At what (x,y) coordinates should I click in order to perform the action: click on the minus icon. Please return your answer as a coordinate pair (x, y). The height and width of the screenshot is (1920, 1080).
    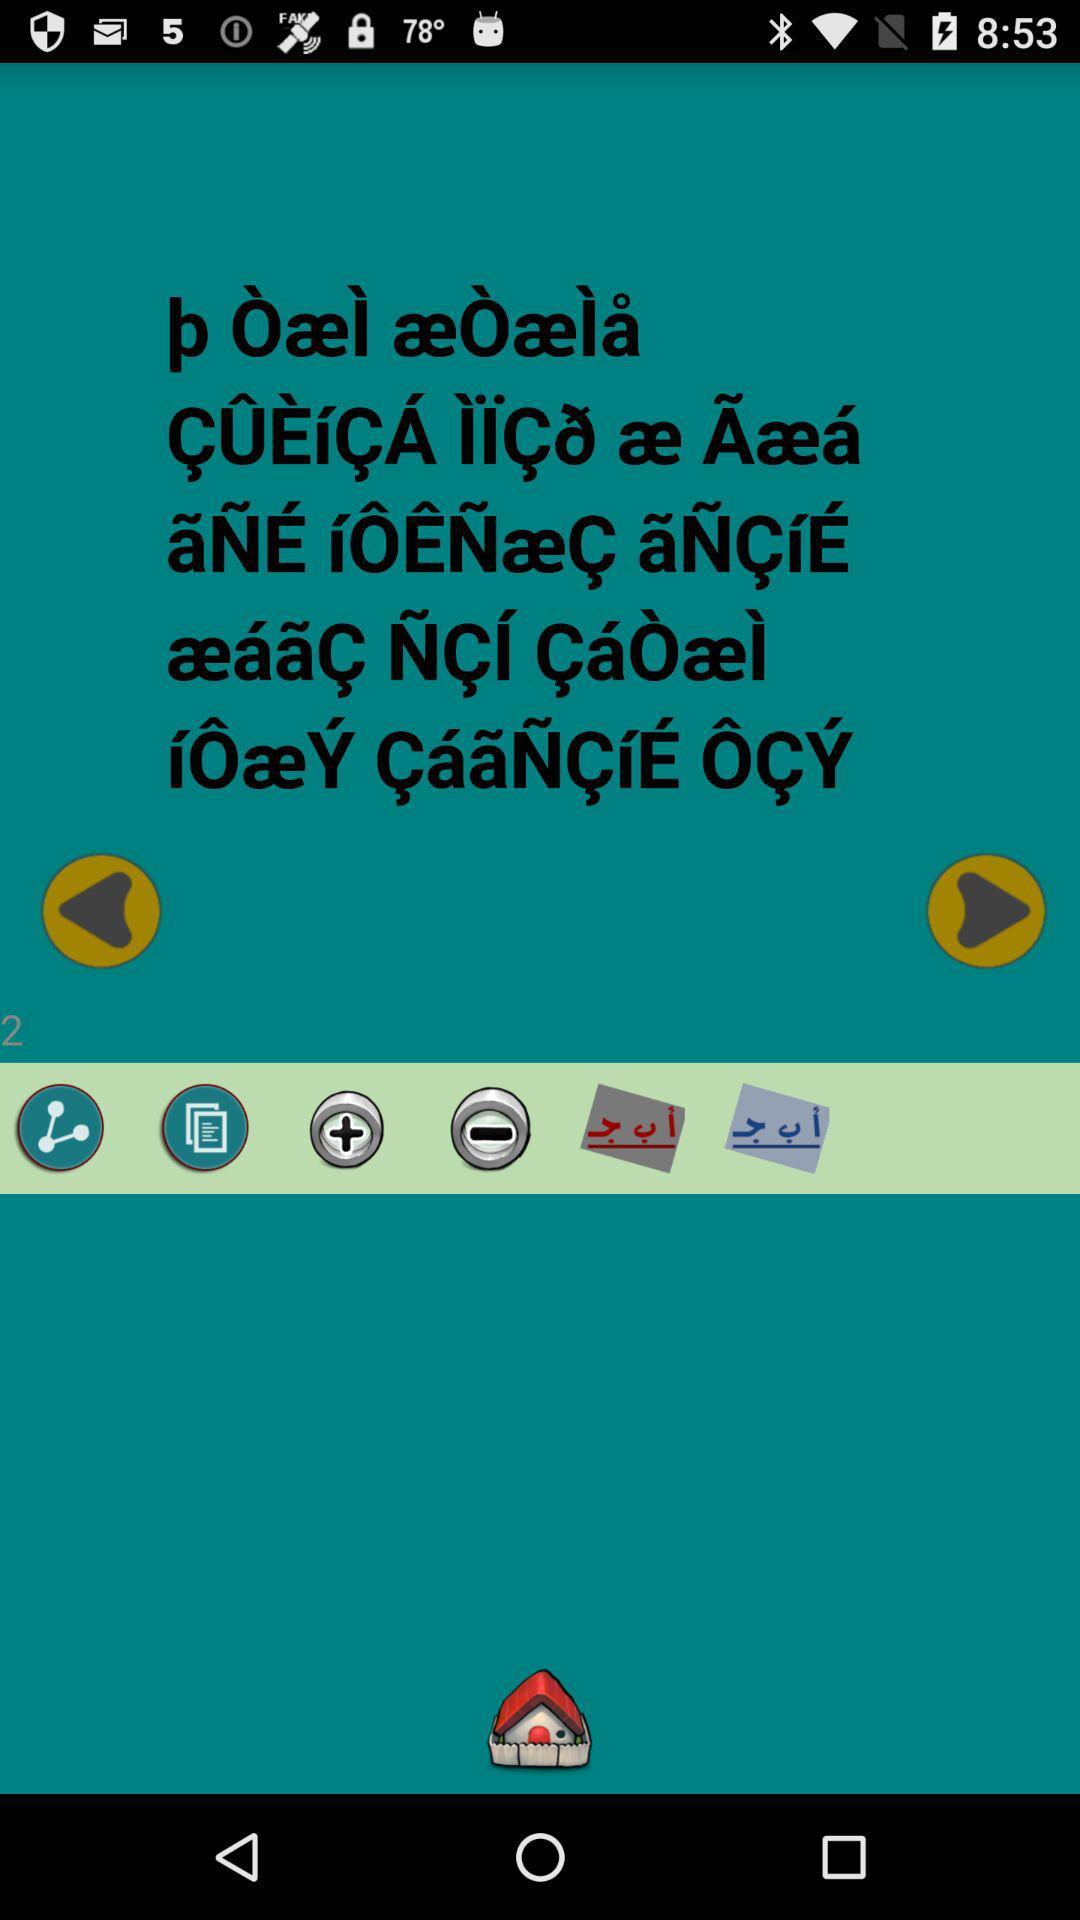
    Looking at the image, I should click on (487, 1207).